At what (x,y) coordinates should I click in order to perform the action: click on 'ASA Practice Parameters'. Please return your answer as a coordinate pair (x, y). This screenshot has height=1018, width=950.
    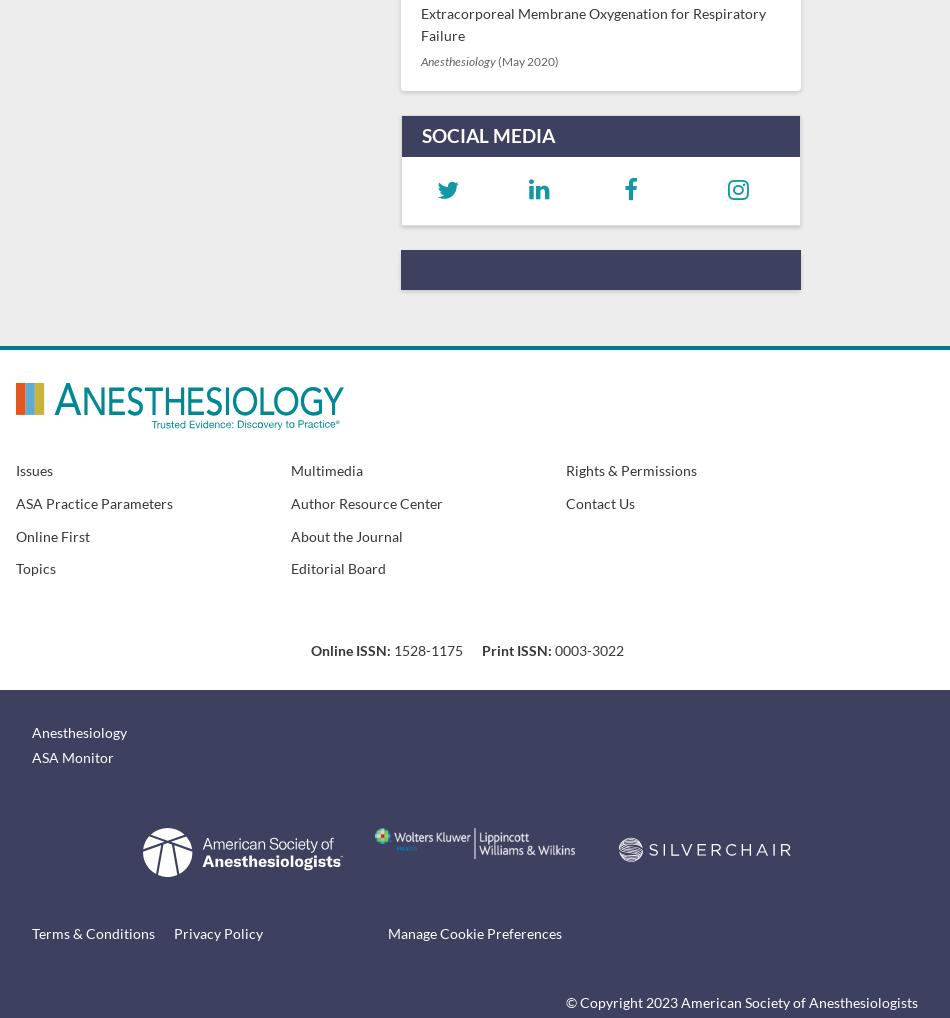
    Looking at the image, I should click on (94, 502).